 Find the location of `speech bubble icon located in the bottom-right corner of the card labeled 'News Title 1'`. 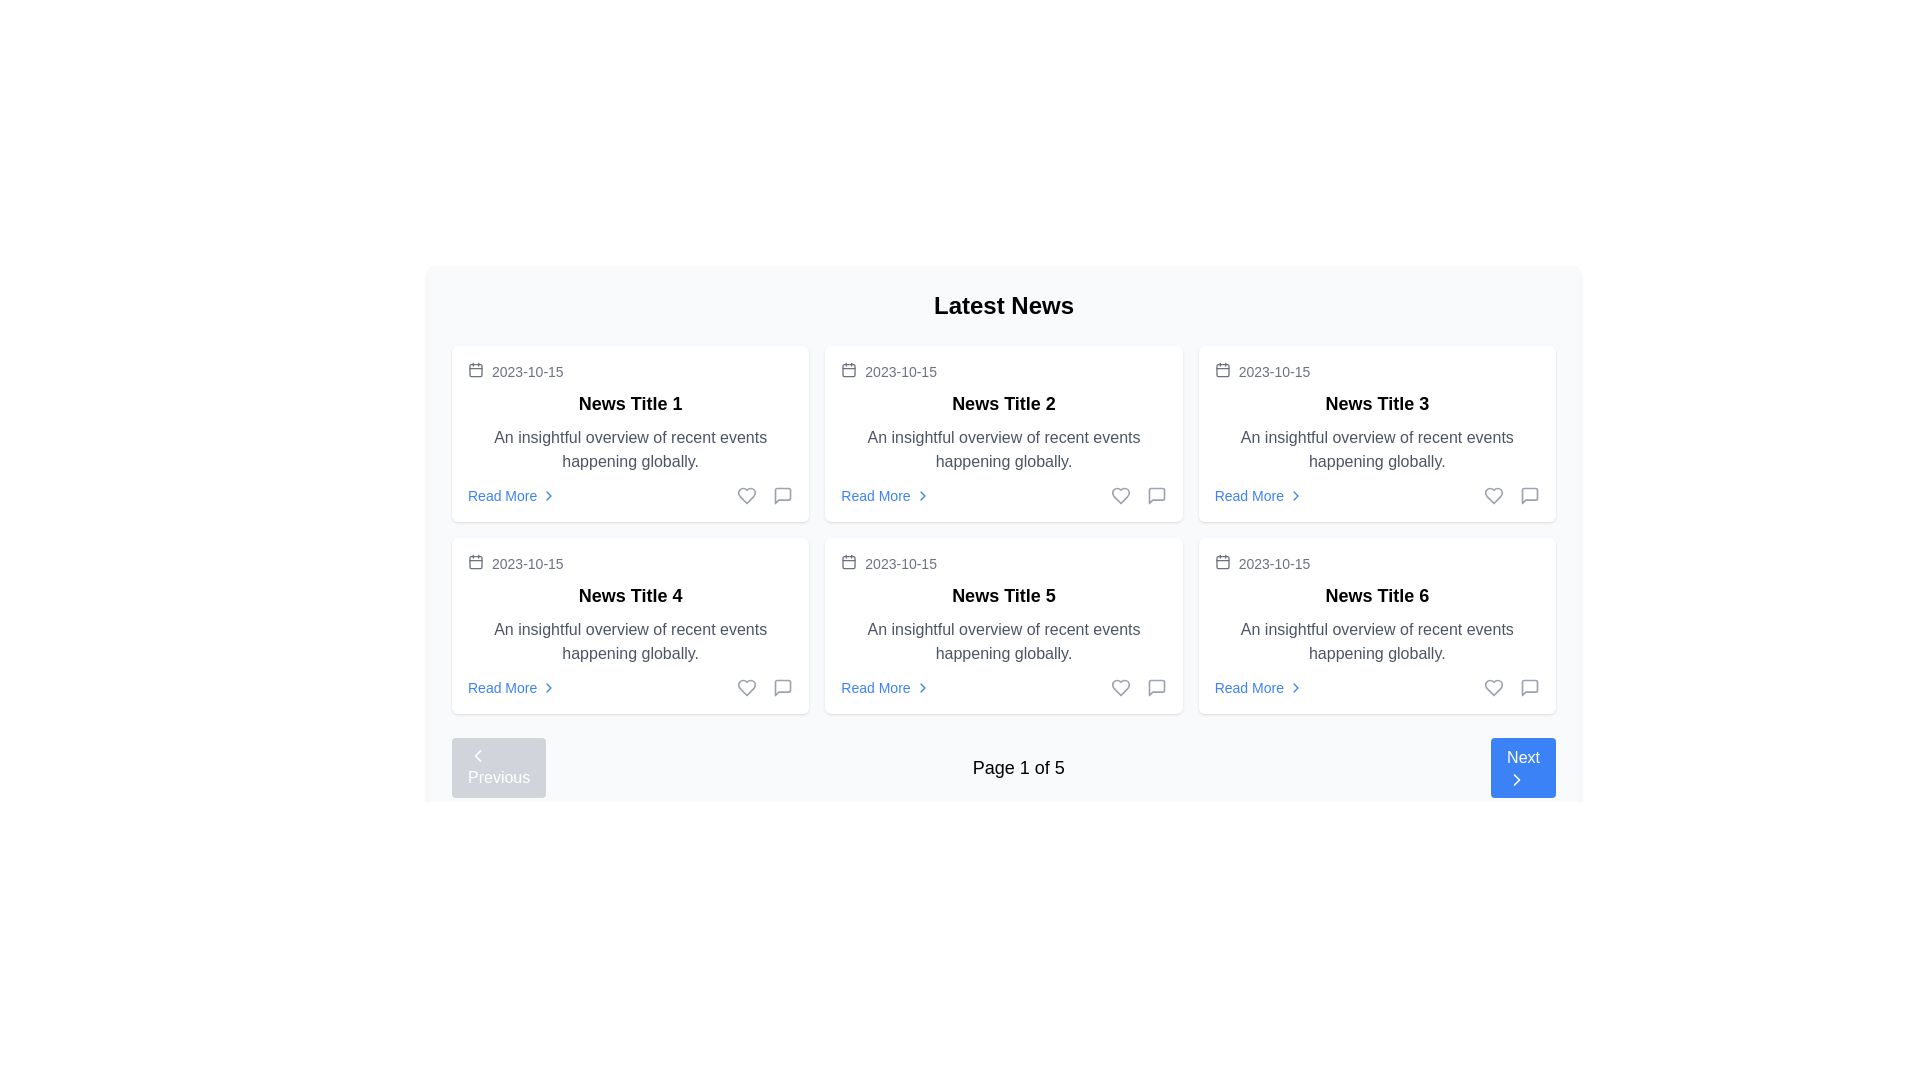

speech bubble icon located in the bottom-right corner of the card labeled 'News Title 1' is located at coordinates (782, 495).